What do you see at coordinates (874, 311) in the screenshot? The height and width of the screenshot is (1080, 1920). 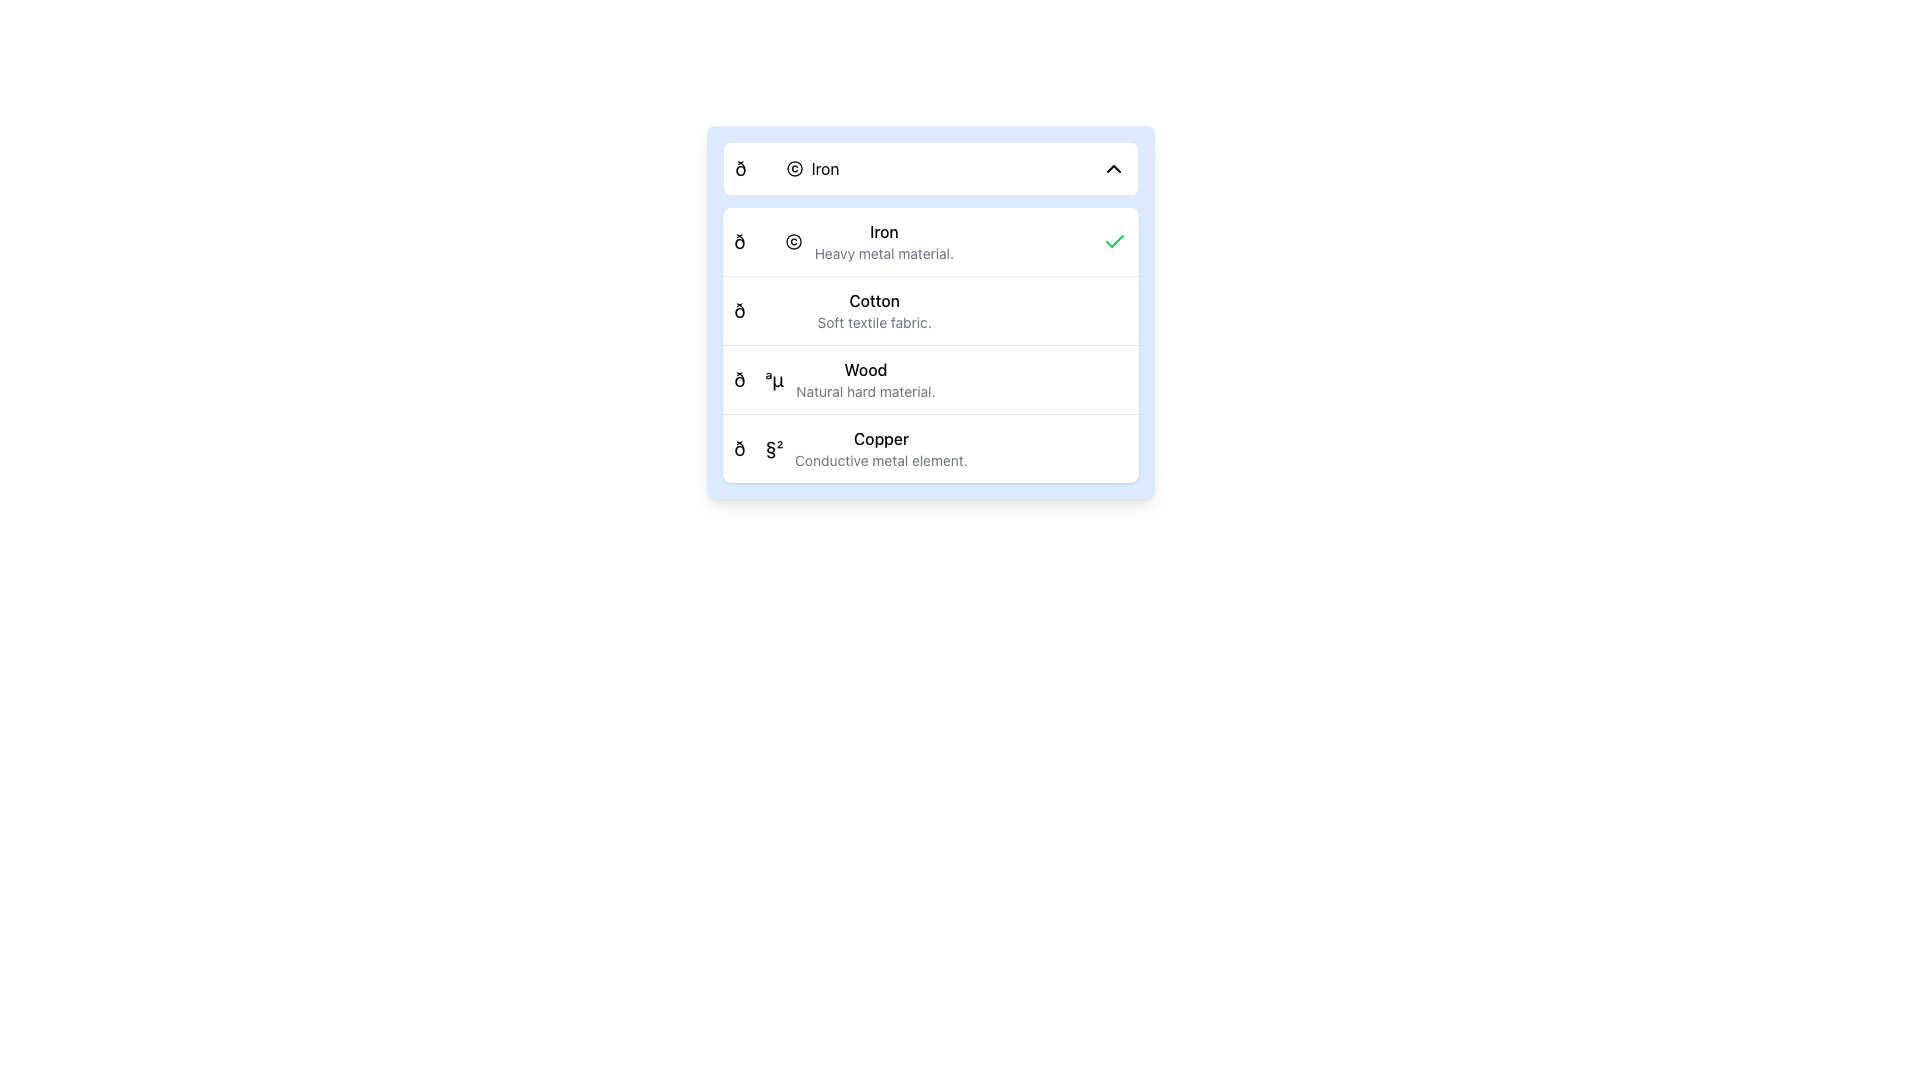 I see `the Text Block displaying 'Cotton' in bold font, located as the second item in the list between 'Iron' and 'Wood'` at bounding box center [874, 311].